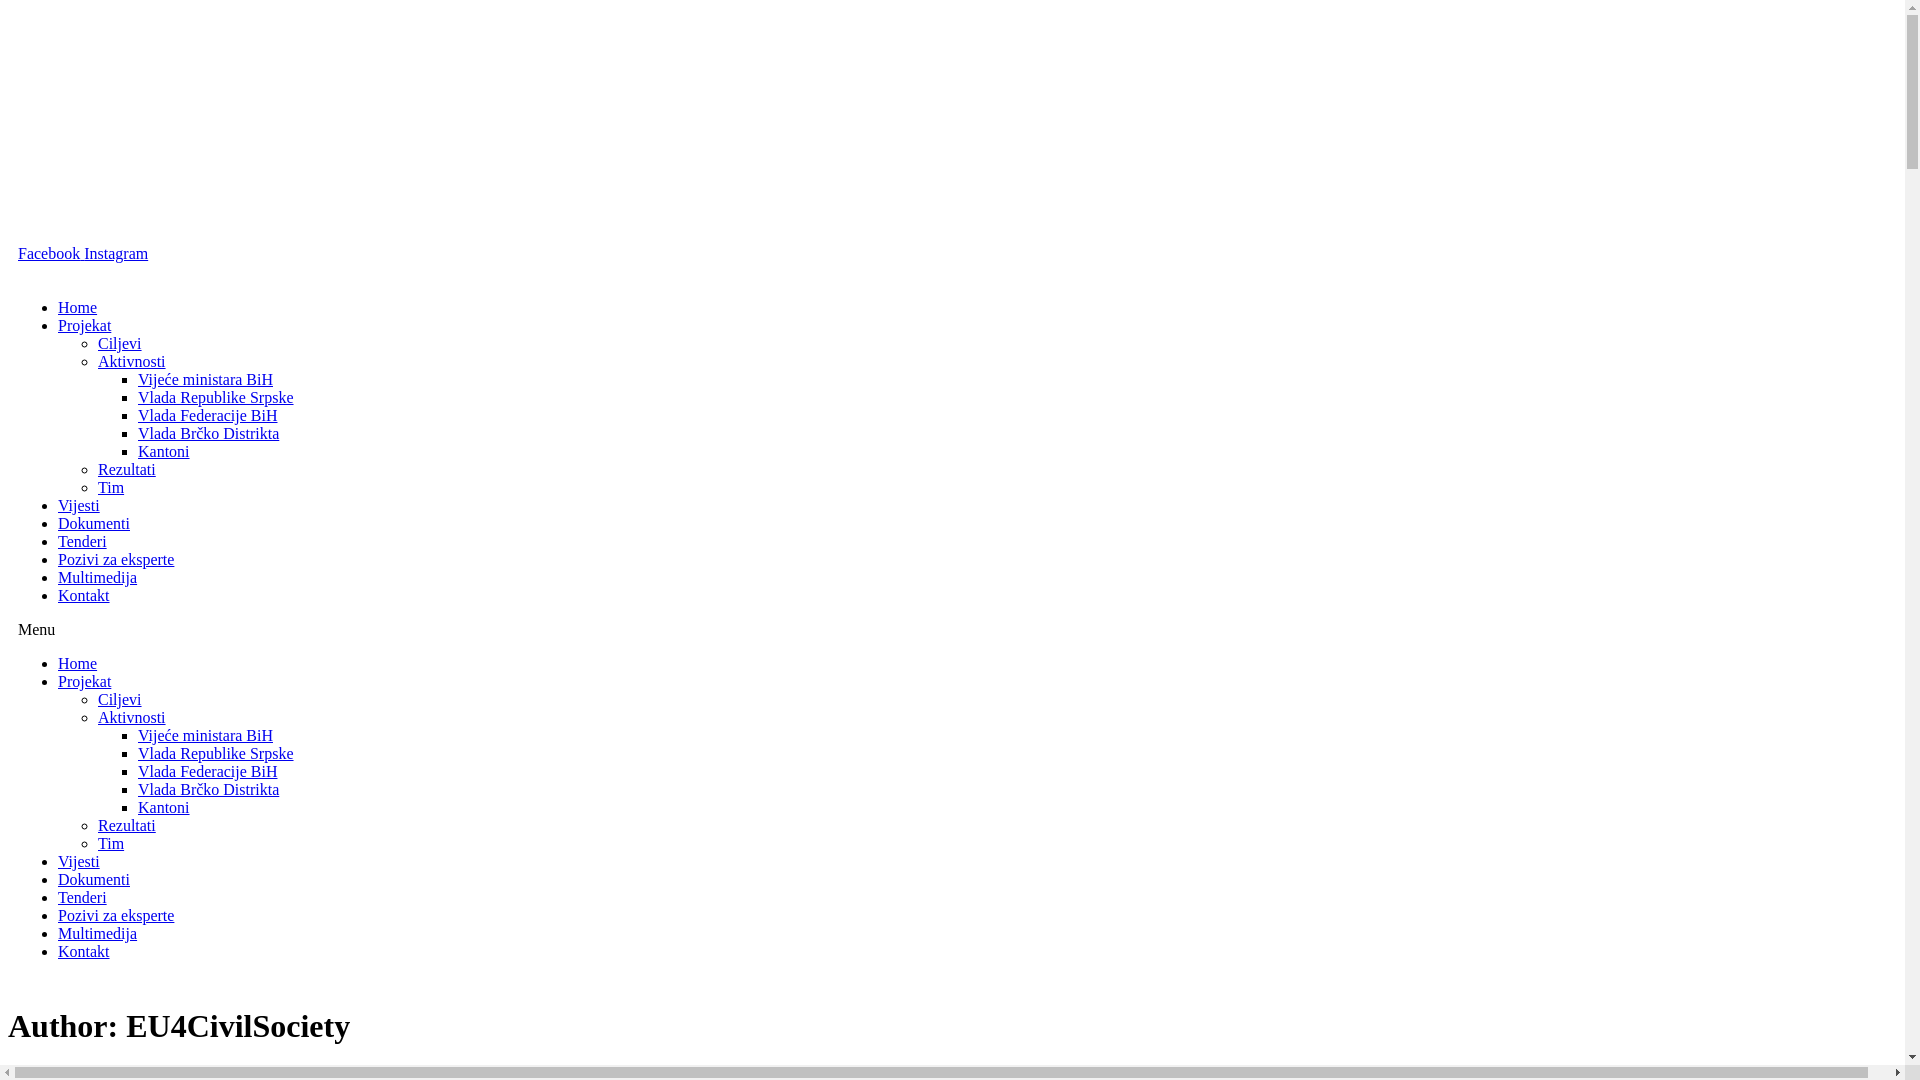  I want to click on 'Tim', so click(109, 487).